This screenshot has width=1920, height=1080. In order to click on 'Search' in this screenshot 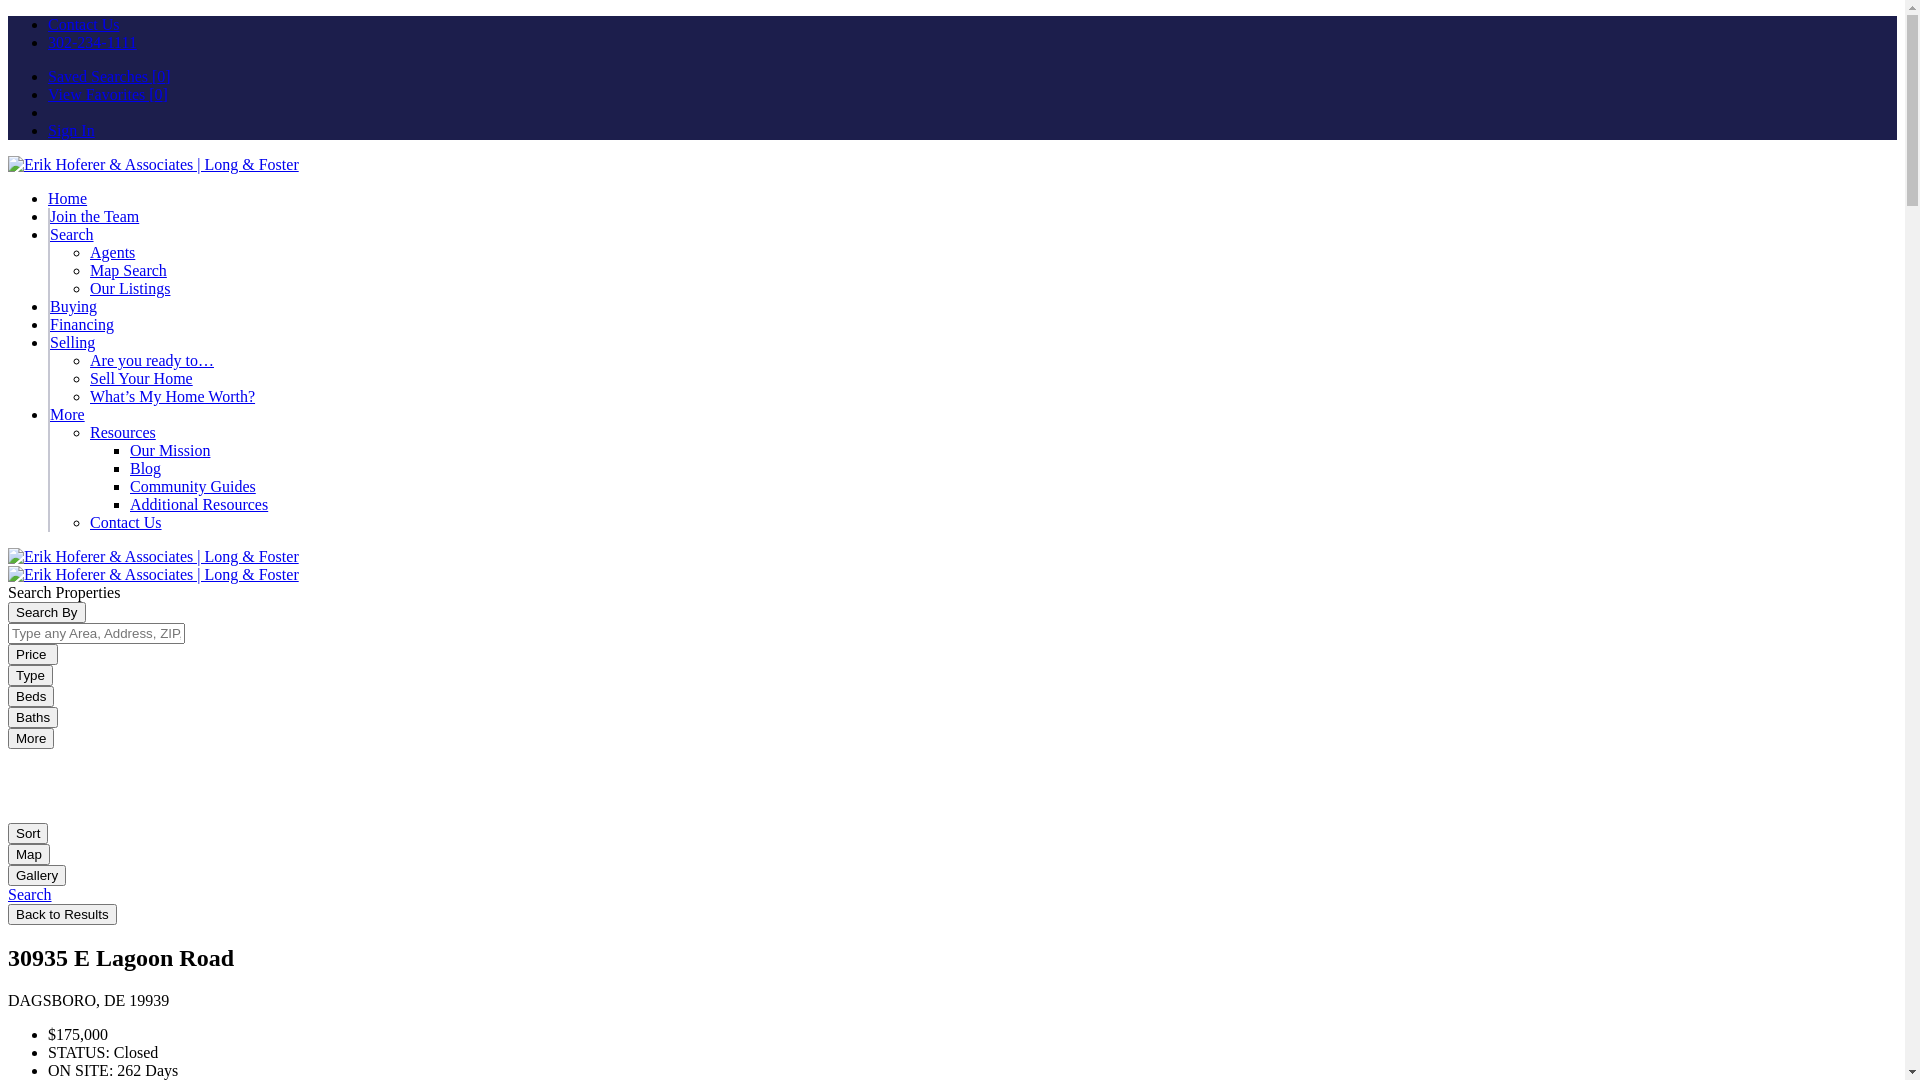, I will do `click(8, 893)`.